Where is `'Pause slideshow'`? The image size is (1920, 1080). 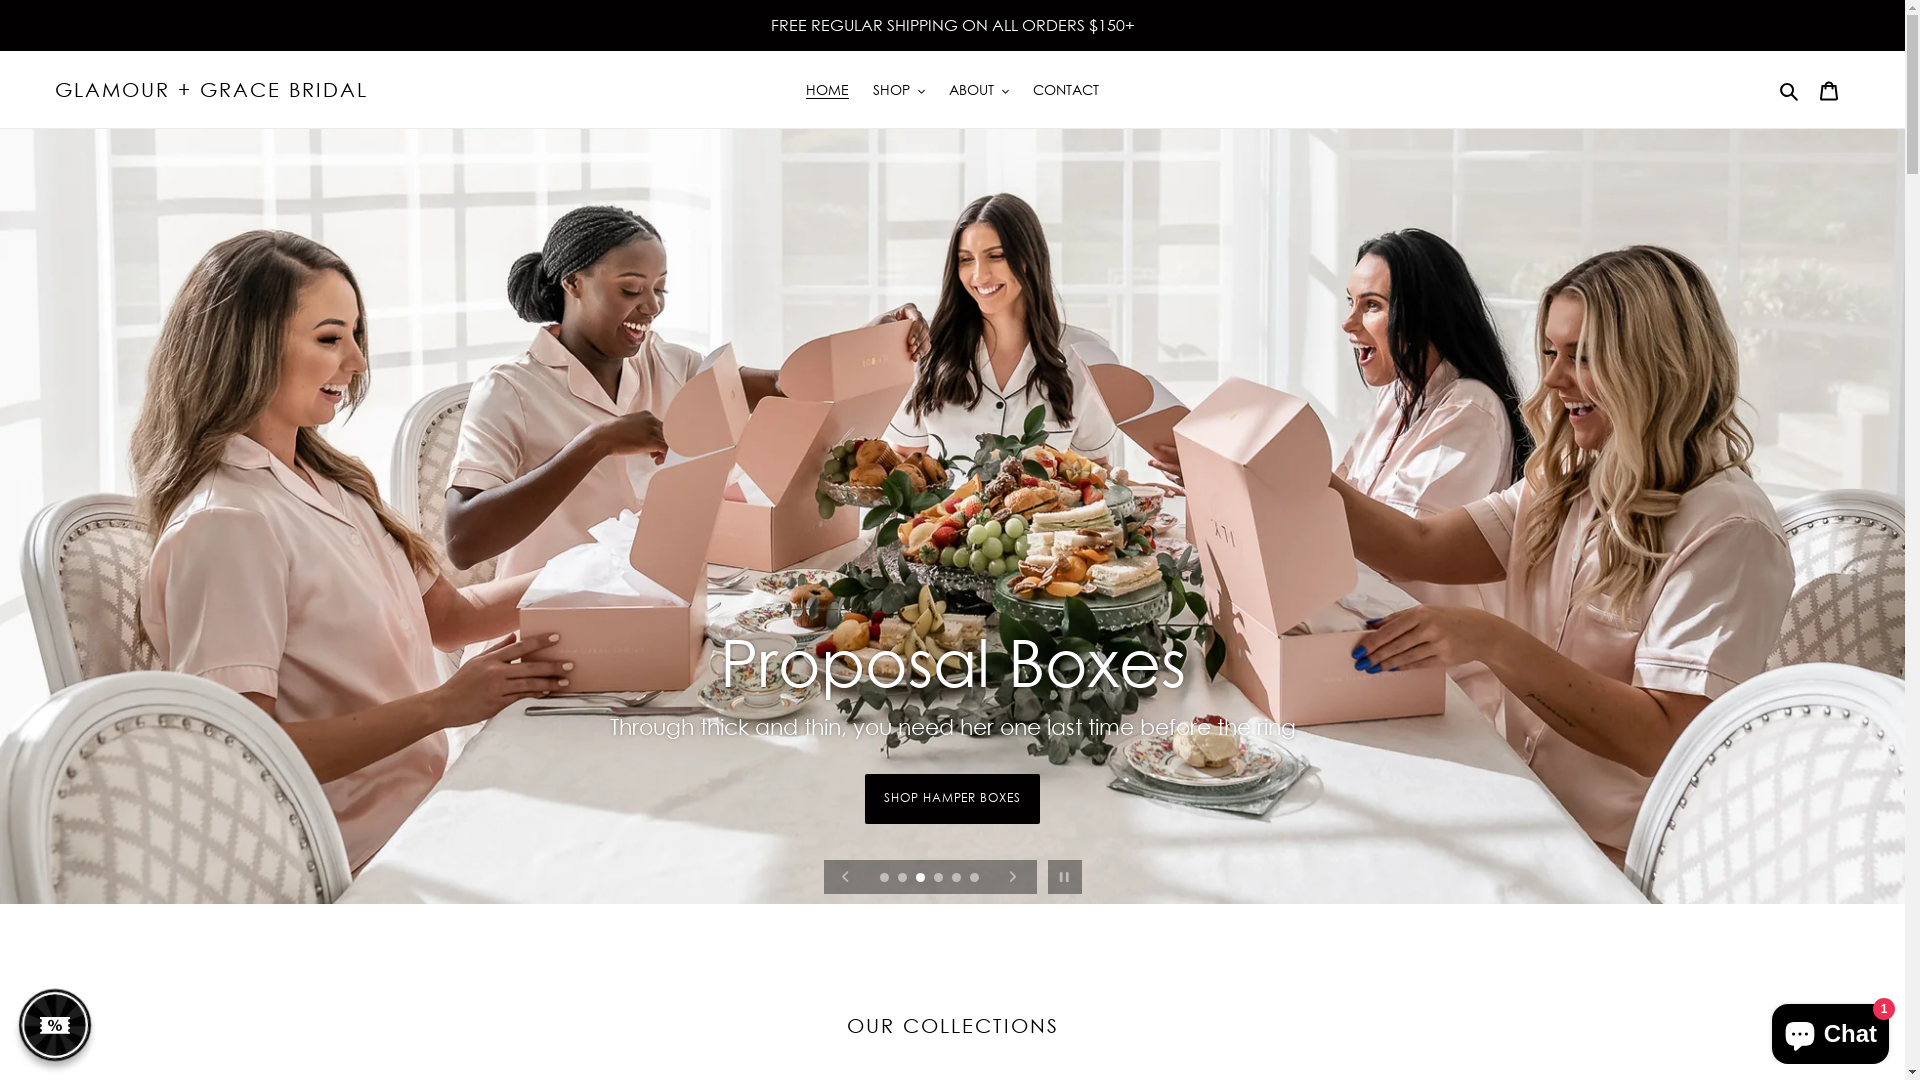
'Pause slideshow' is located at coordinates (1063, 875).